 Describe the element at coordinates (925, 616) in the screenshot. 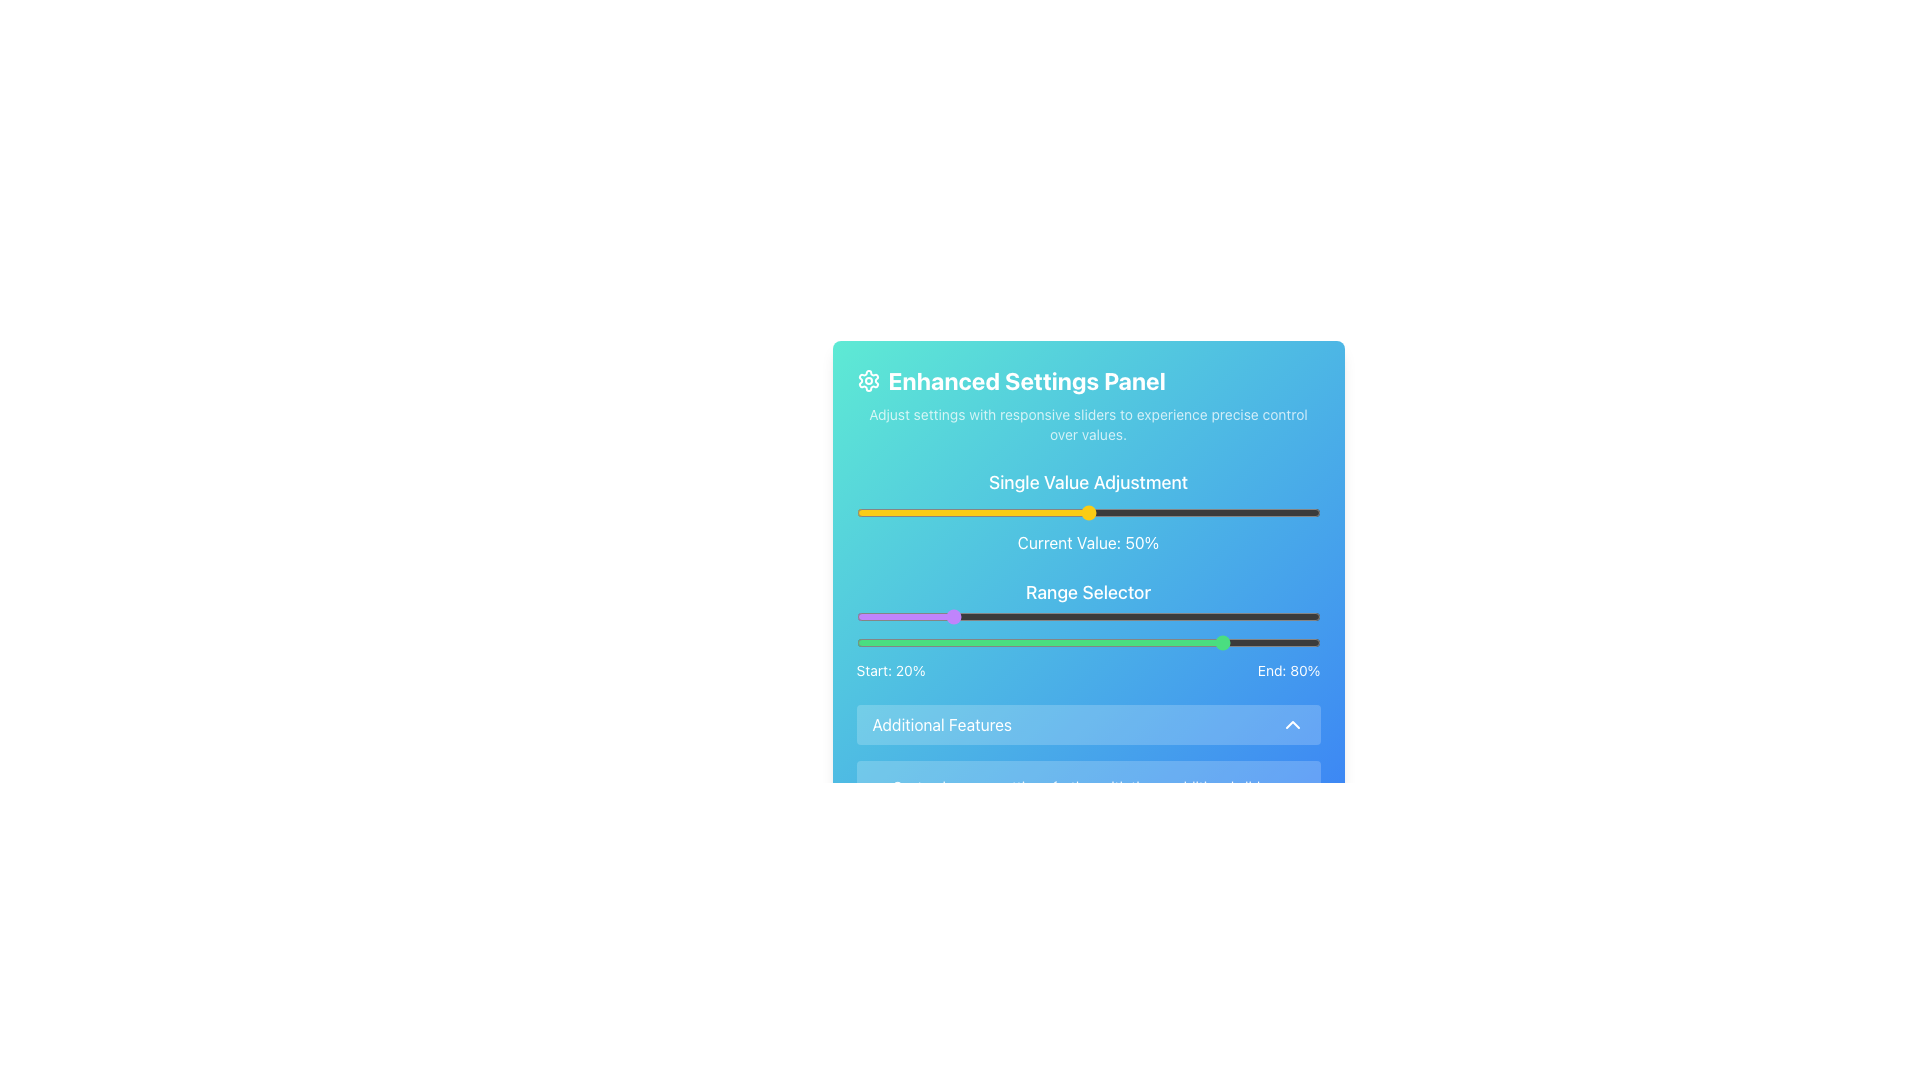

I see `the range selector sliders` at that location.